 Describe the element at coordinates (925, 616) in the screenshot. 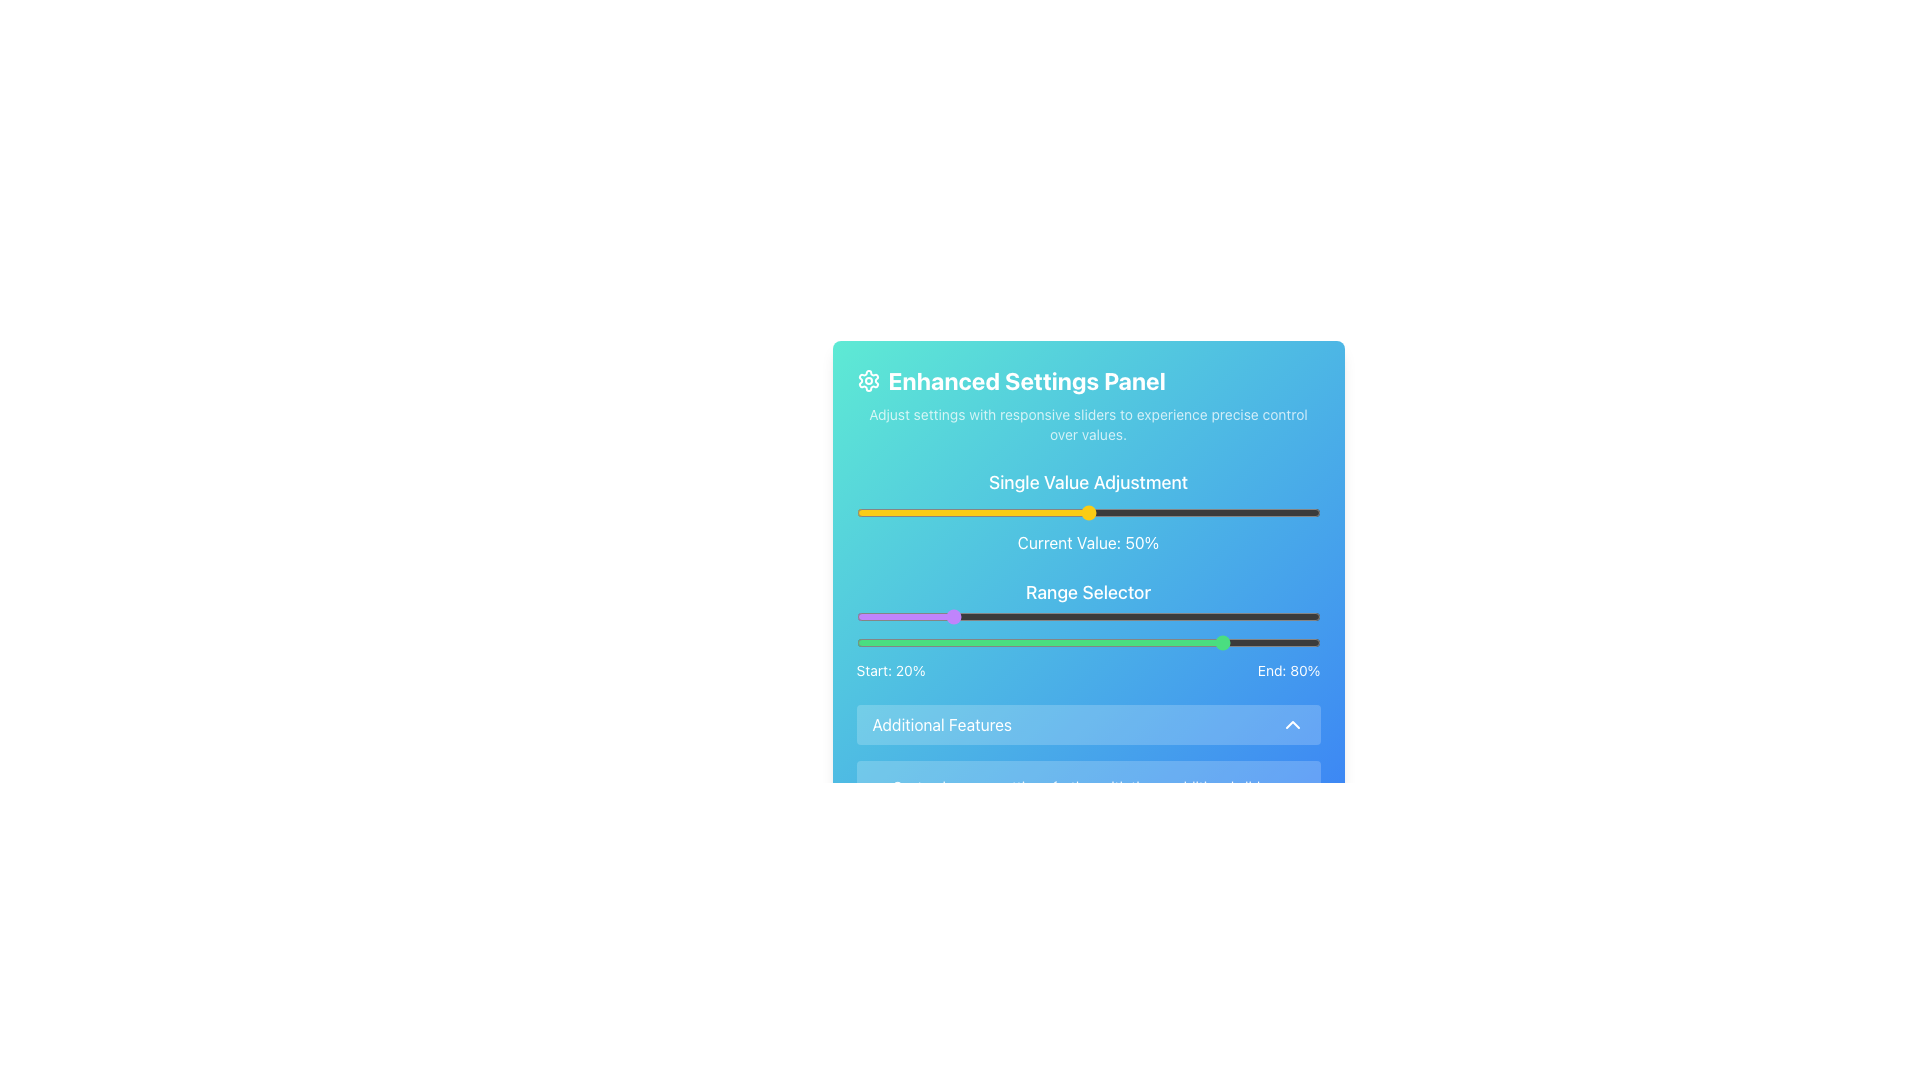

I see `the range selector sliders` at that location.